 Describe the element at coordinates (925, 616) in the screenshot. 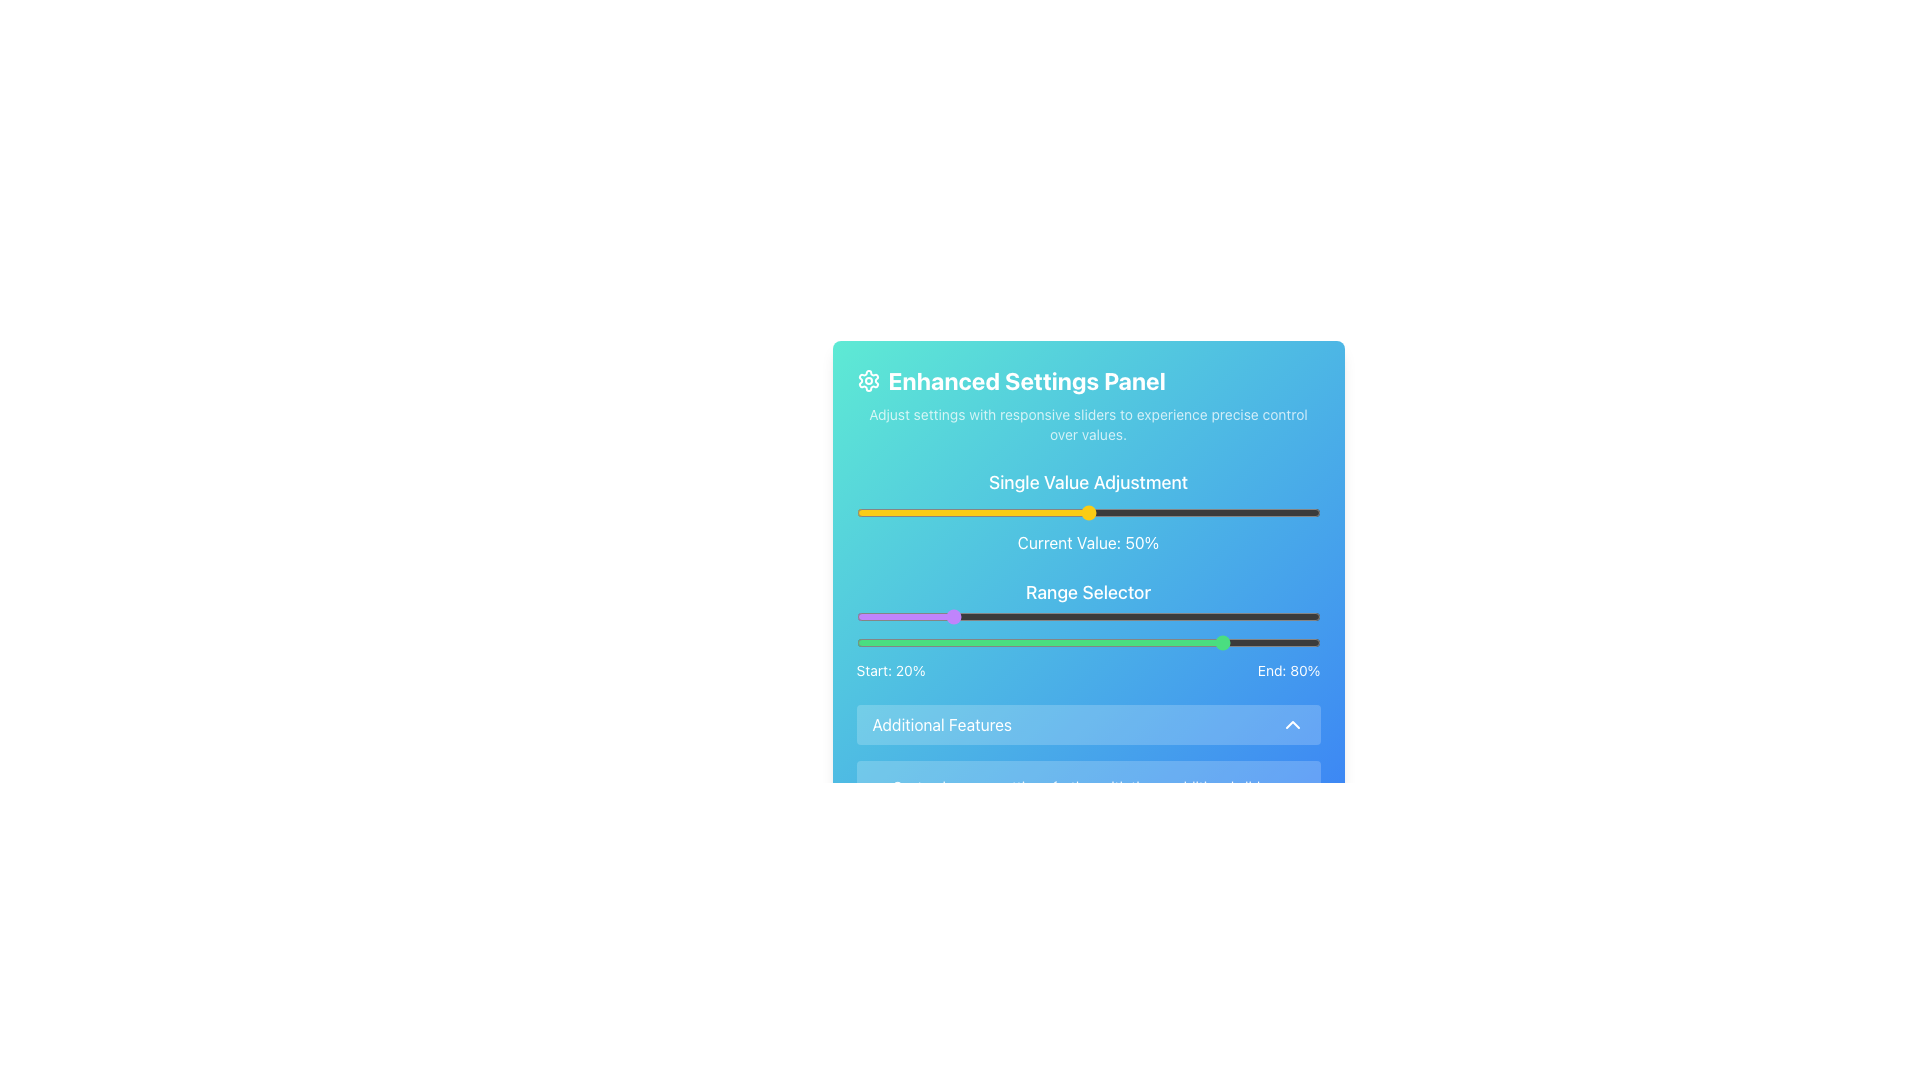

I see `the range selector sliders` at that location.